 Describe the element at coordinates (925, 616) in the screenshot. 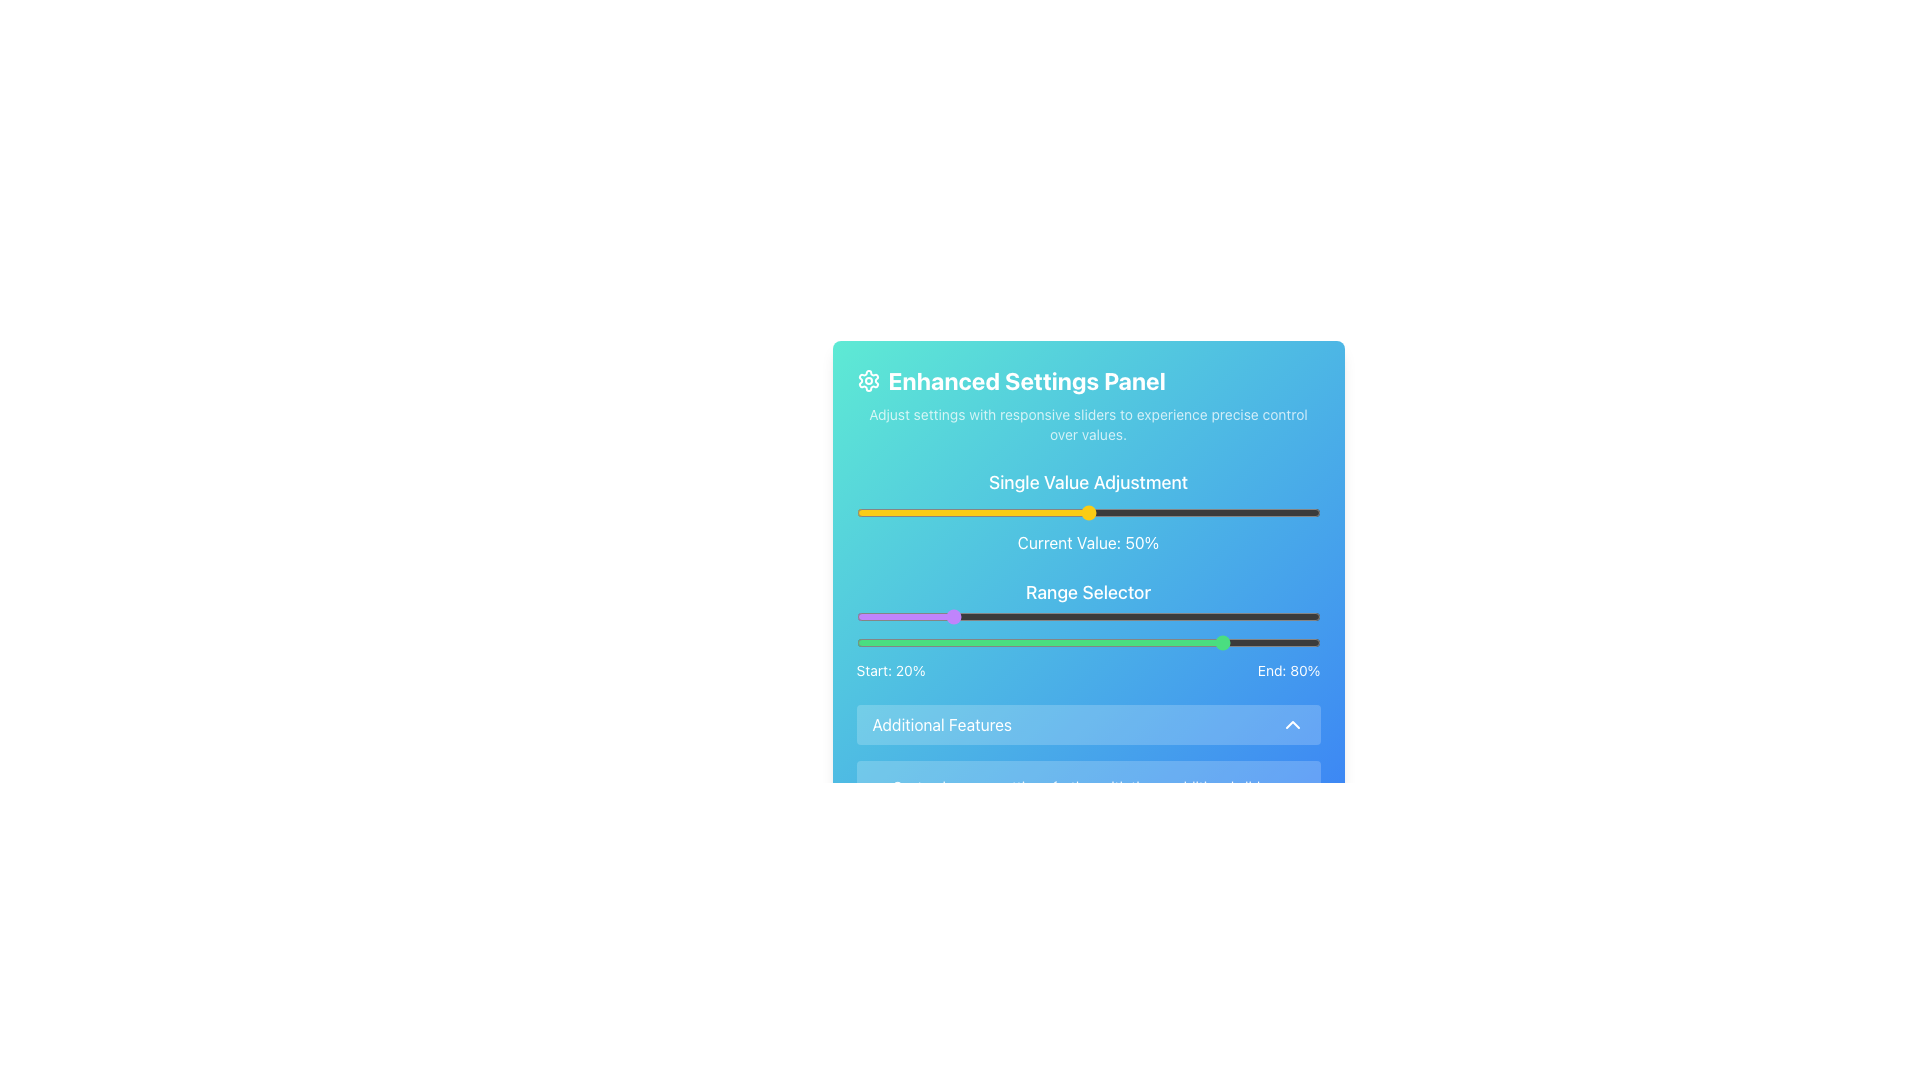

I see `the range selector sliders` at that location.